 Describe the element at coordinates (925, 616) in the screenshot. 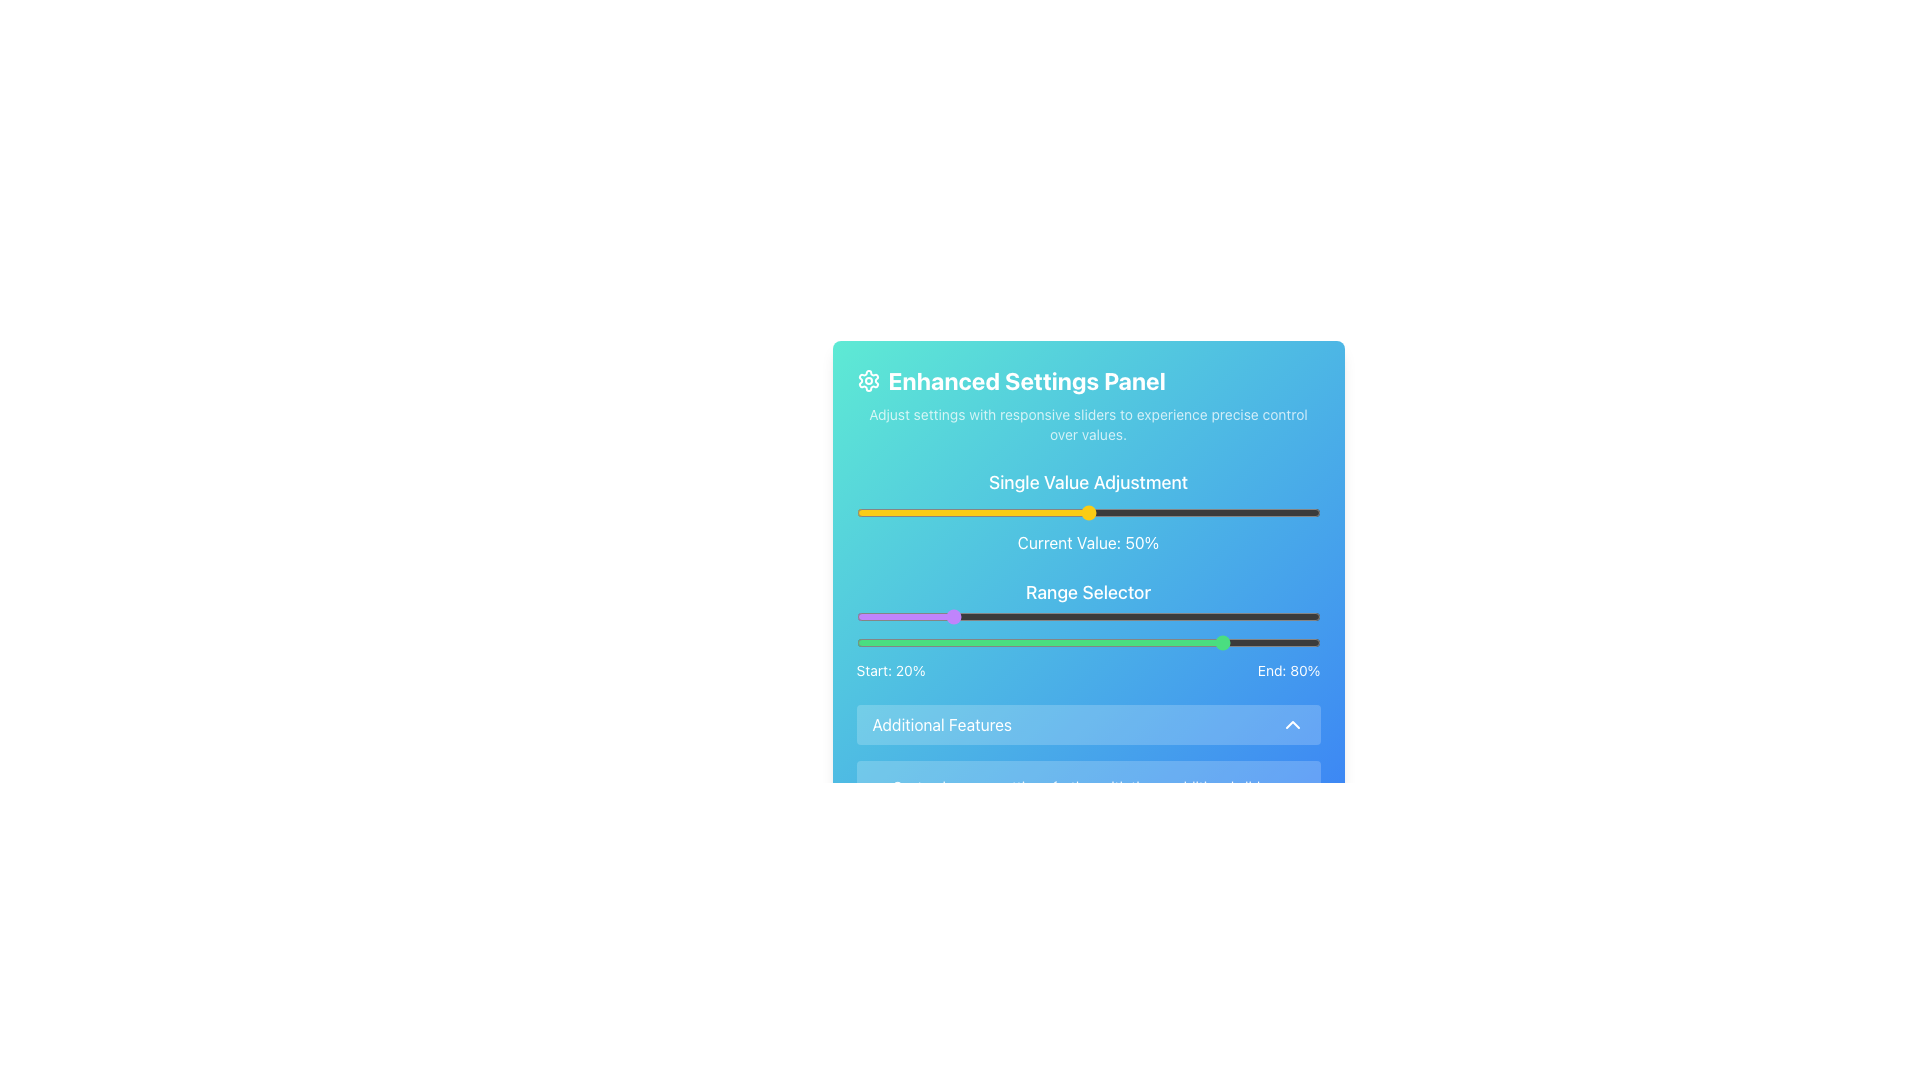

I see `the range selector sliders` at that location.